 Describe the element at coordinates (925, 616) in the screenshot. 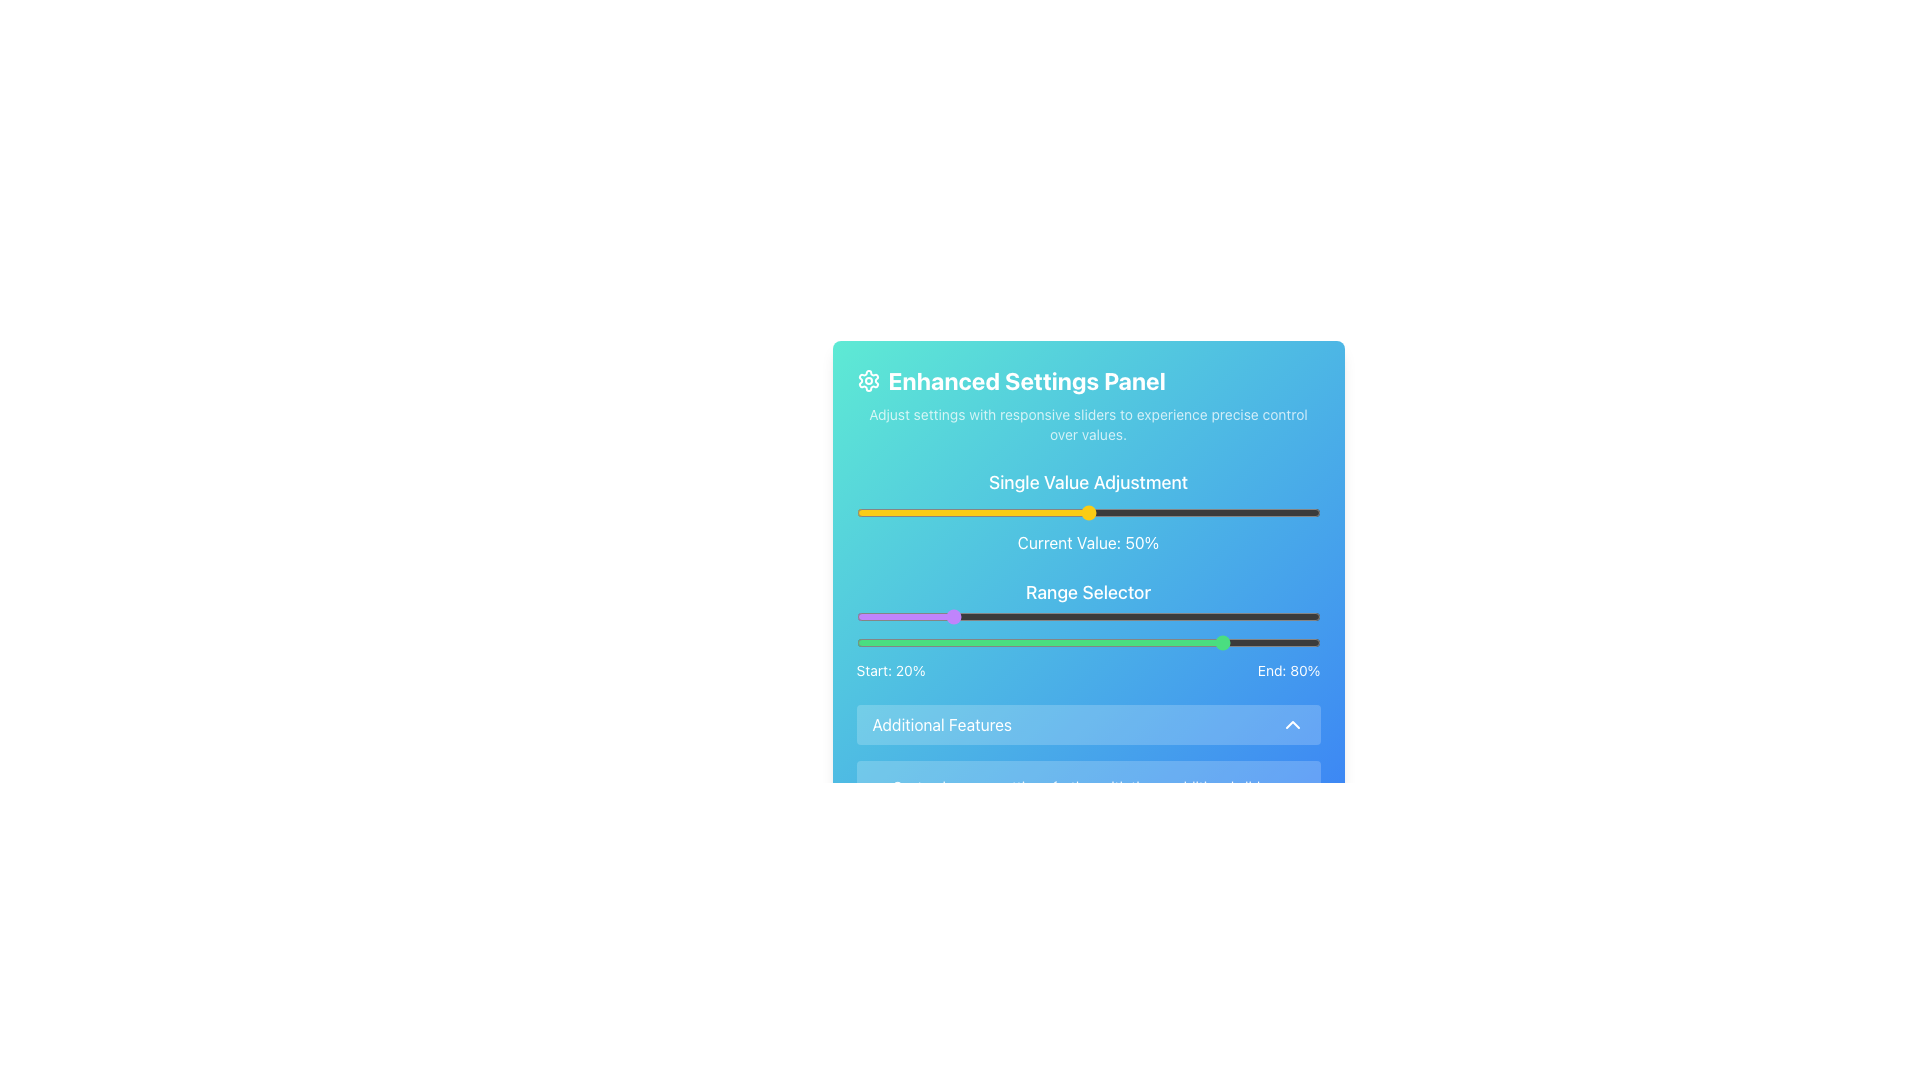

I see `the range selector sliders` at that location.